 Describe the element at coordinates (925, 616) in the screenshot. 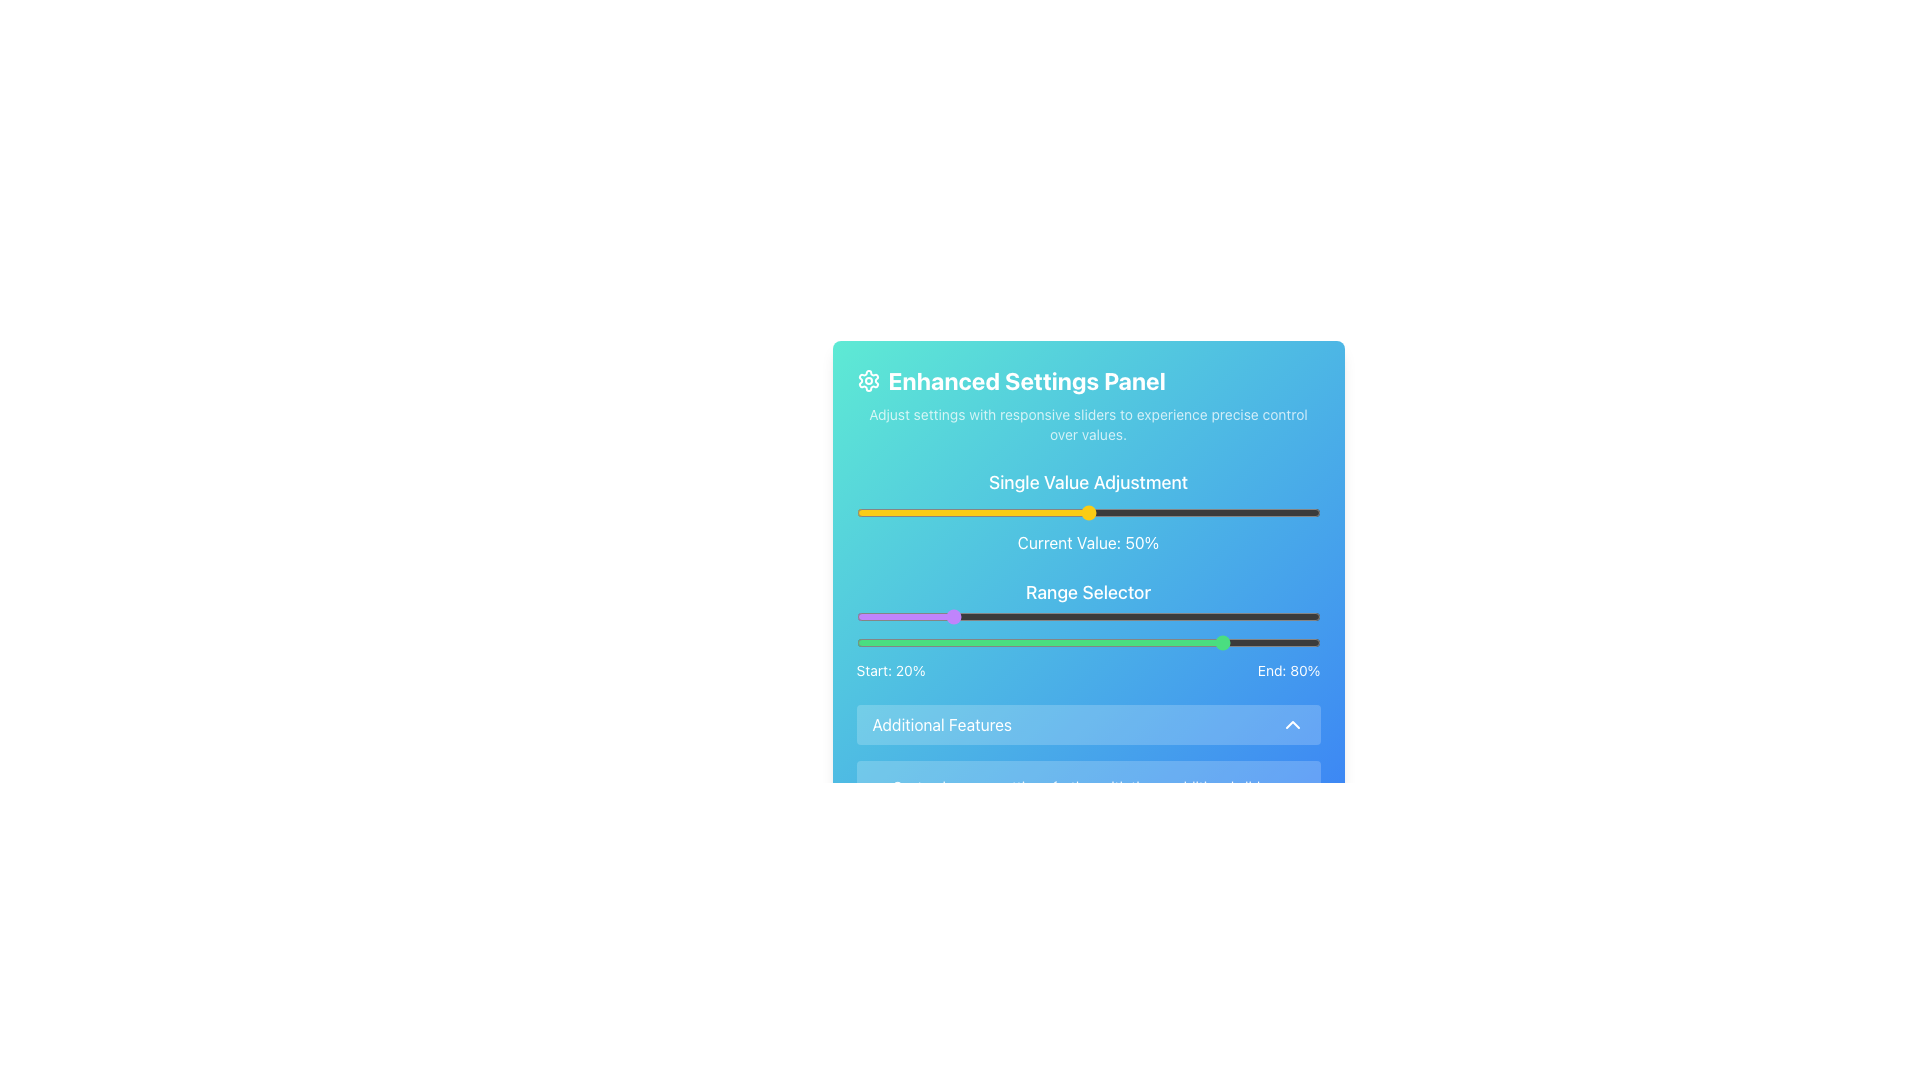

I see `the range selector sliders` at that location.